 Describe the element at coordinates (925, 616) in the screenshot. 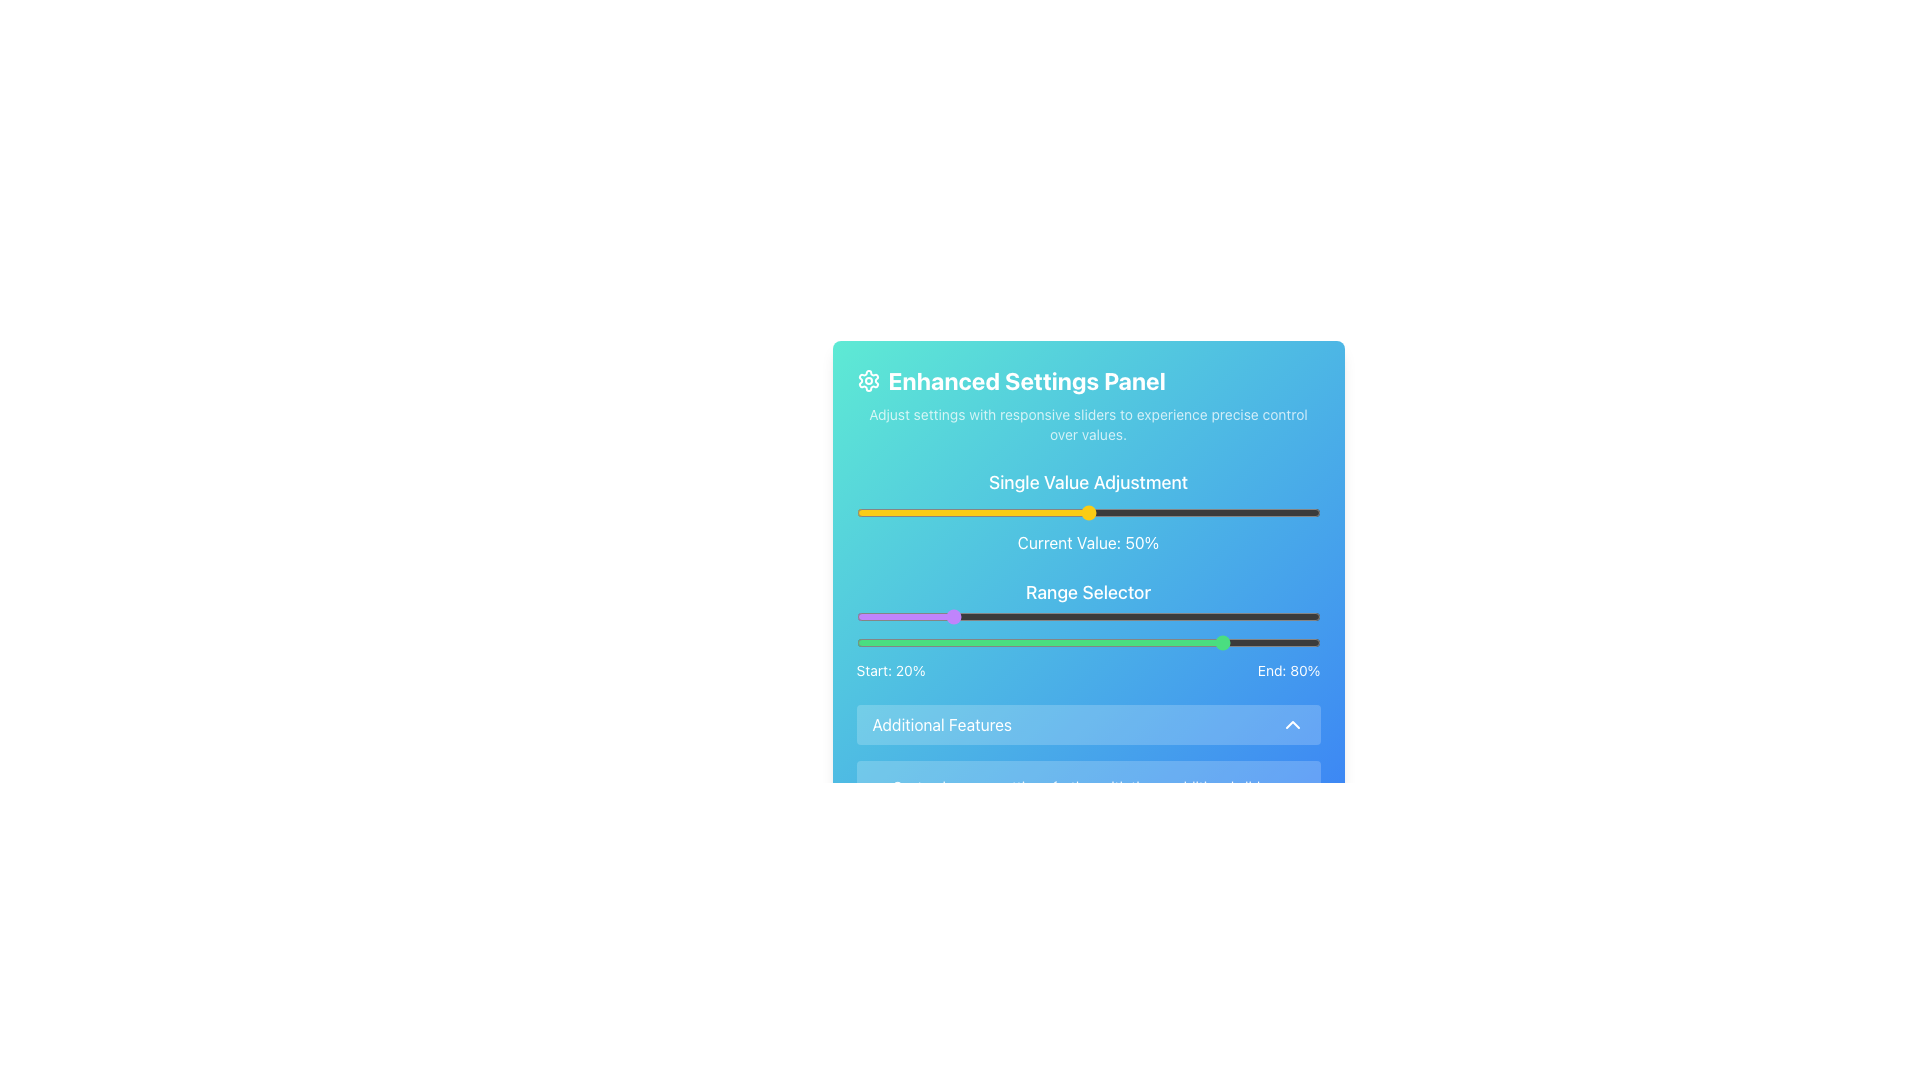

I see `the range selector sliders` at that location.